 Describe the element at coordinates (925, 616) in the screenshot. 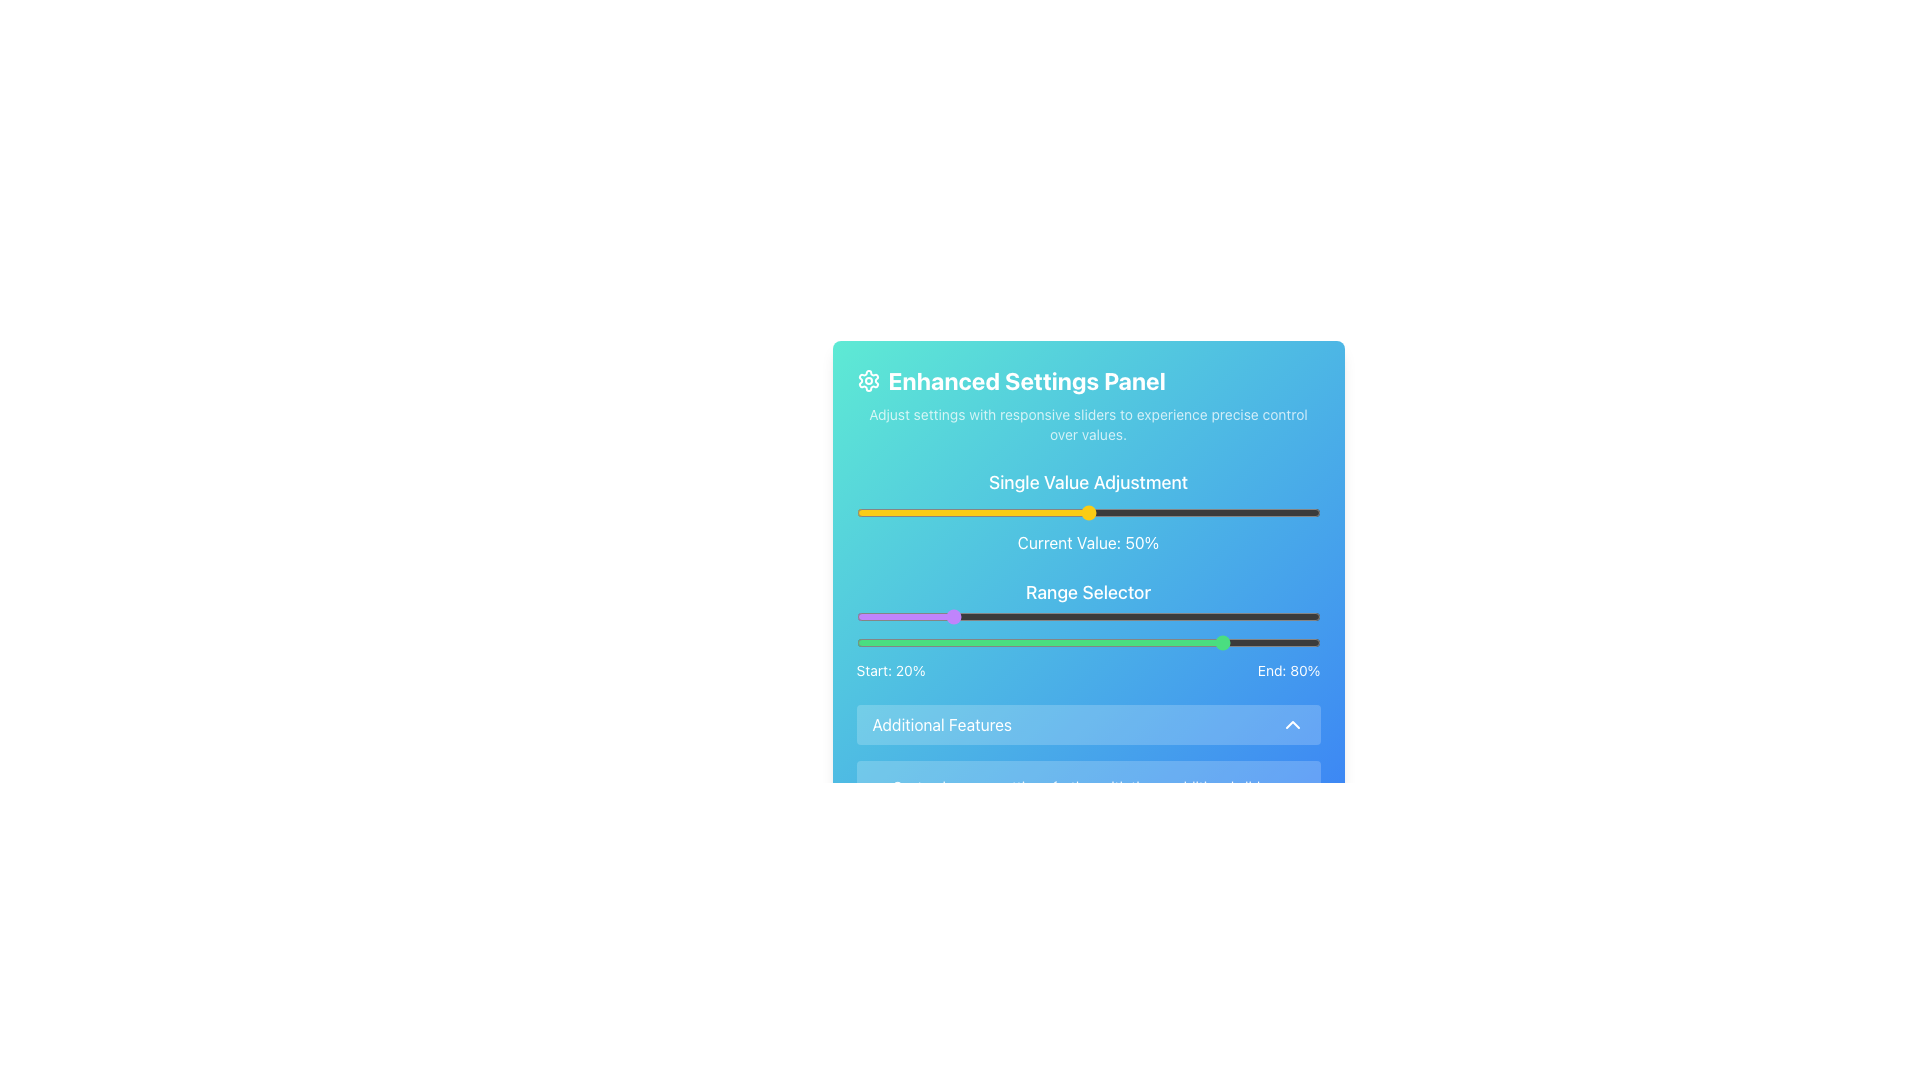

I see `the range selector sliders` at that location.